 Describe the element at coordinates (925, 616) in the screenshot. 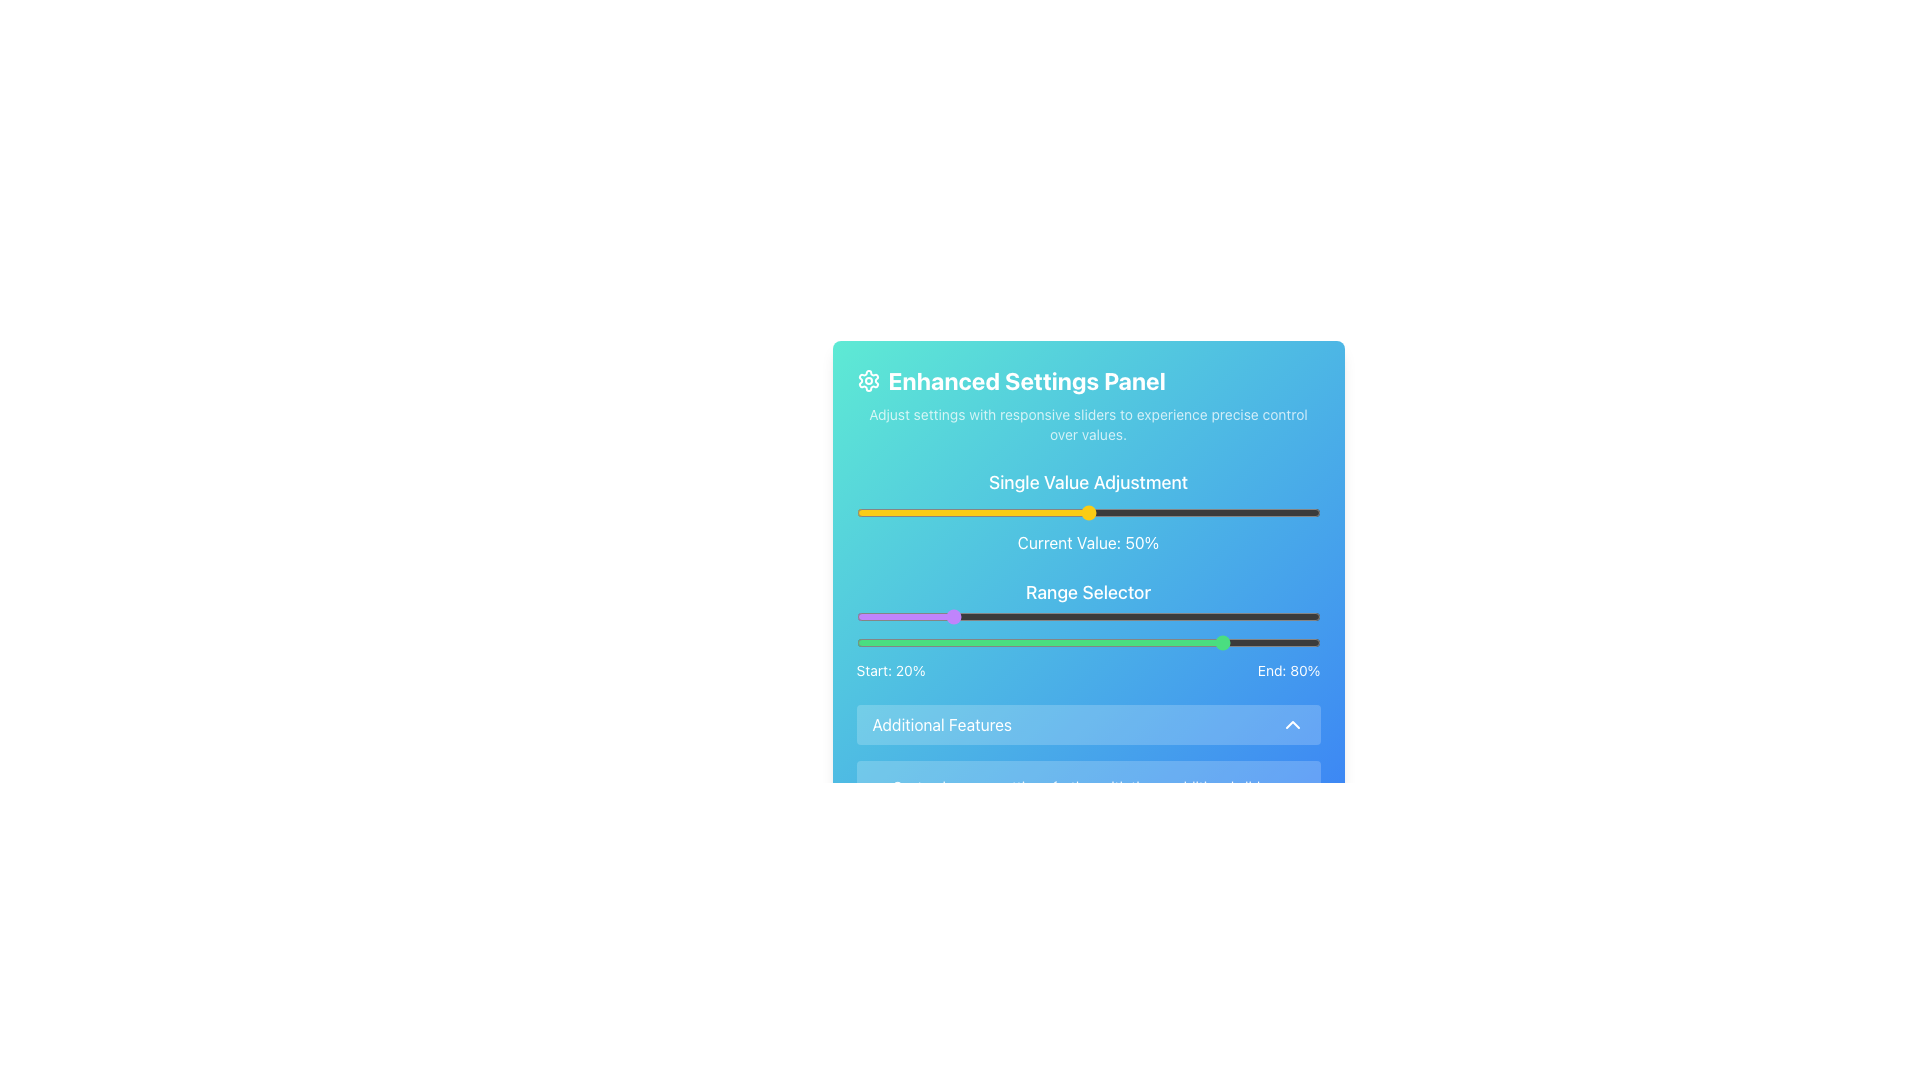

I see `the range selector sliders` at that location.